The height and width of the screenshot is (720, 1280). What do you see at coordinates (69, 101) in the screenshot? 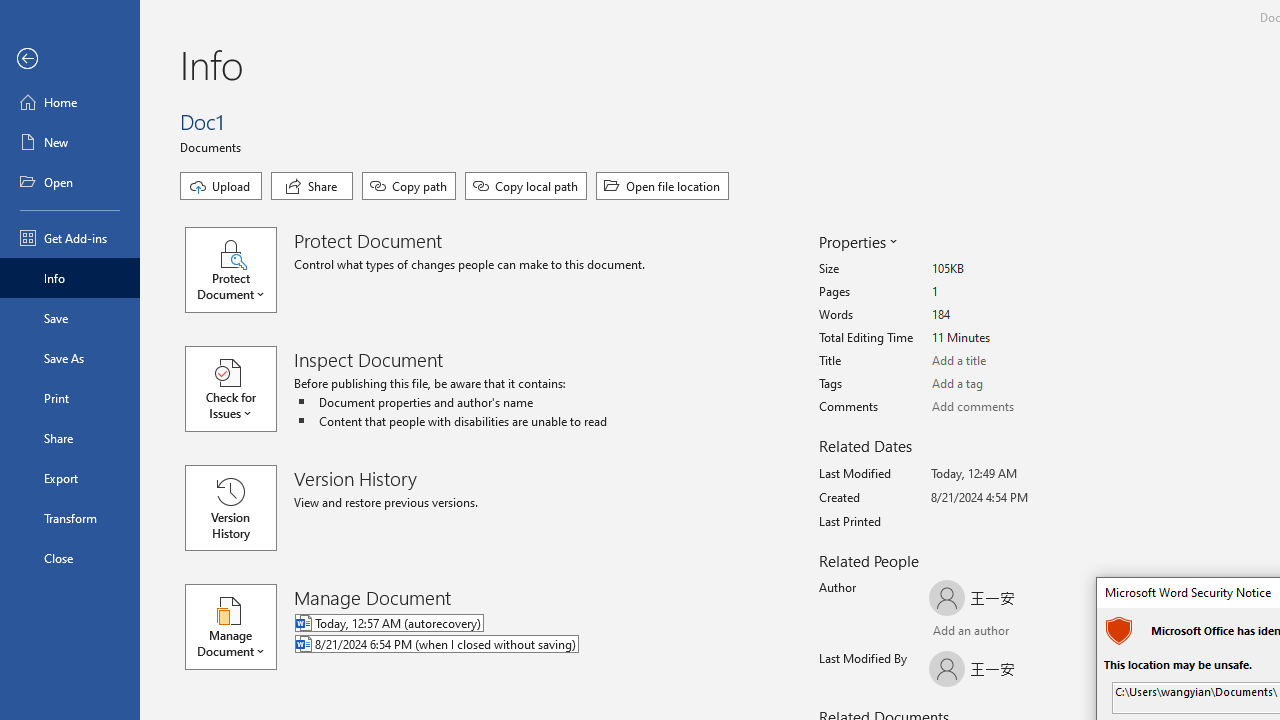
I see `'Home'` at bounding box center [69, 101].